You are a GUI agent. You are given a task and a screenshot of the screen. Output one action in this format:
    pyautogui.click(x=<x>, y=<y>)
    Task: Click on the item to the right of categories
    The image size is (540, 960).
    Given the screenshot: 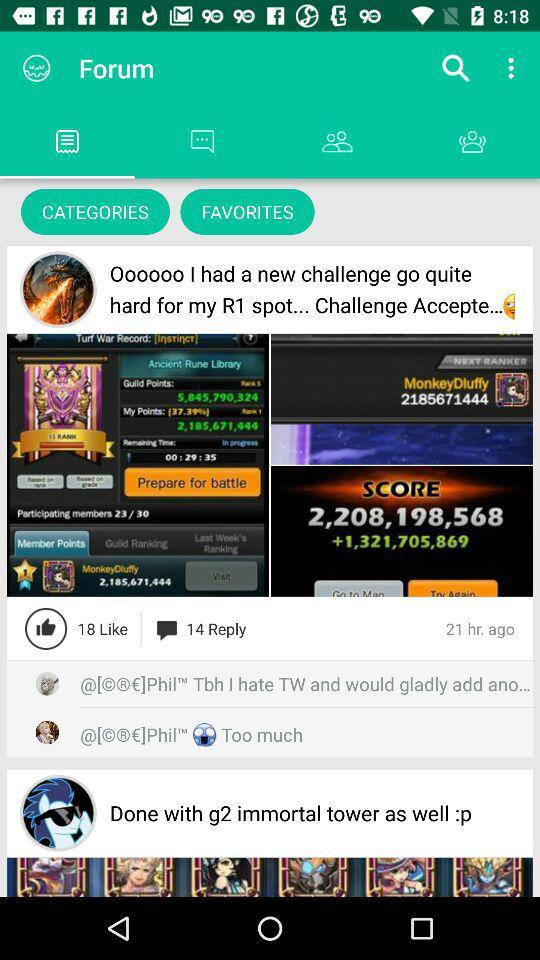 What is the action you would take?
    pyautogui.click(x=247, y=211)
    